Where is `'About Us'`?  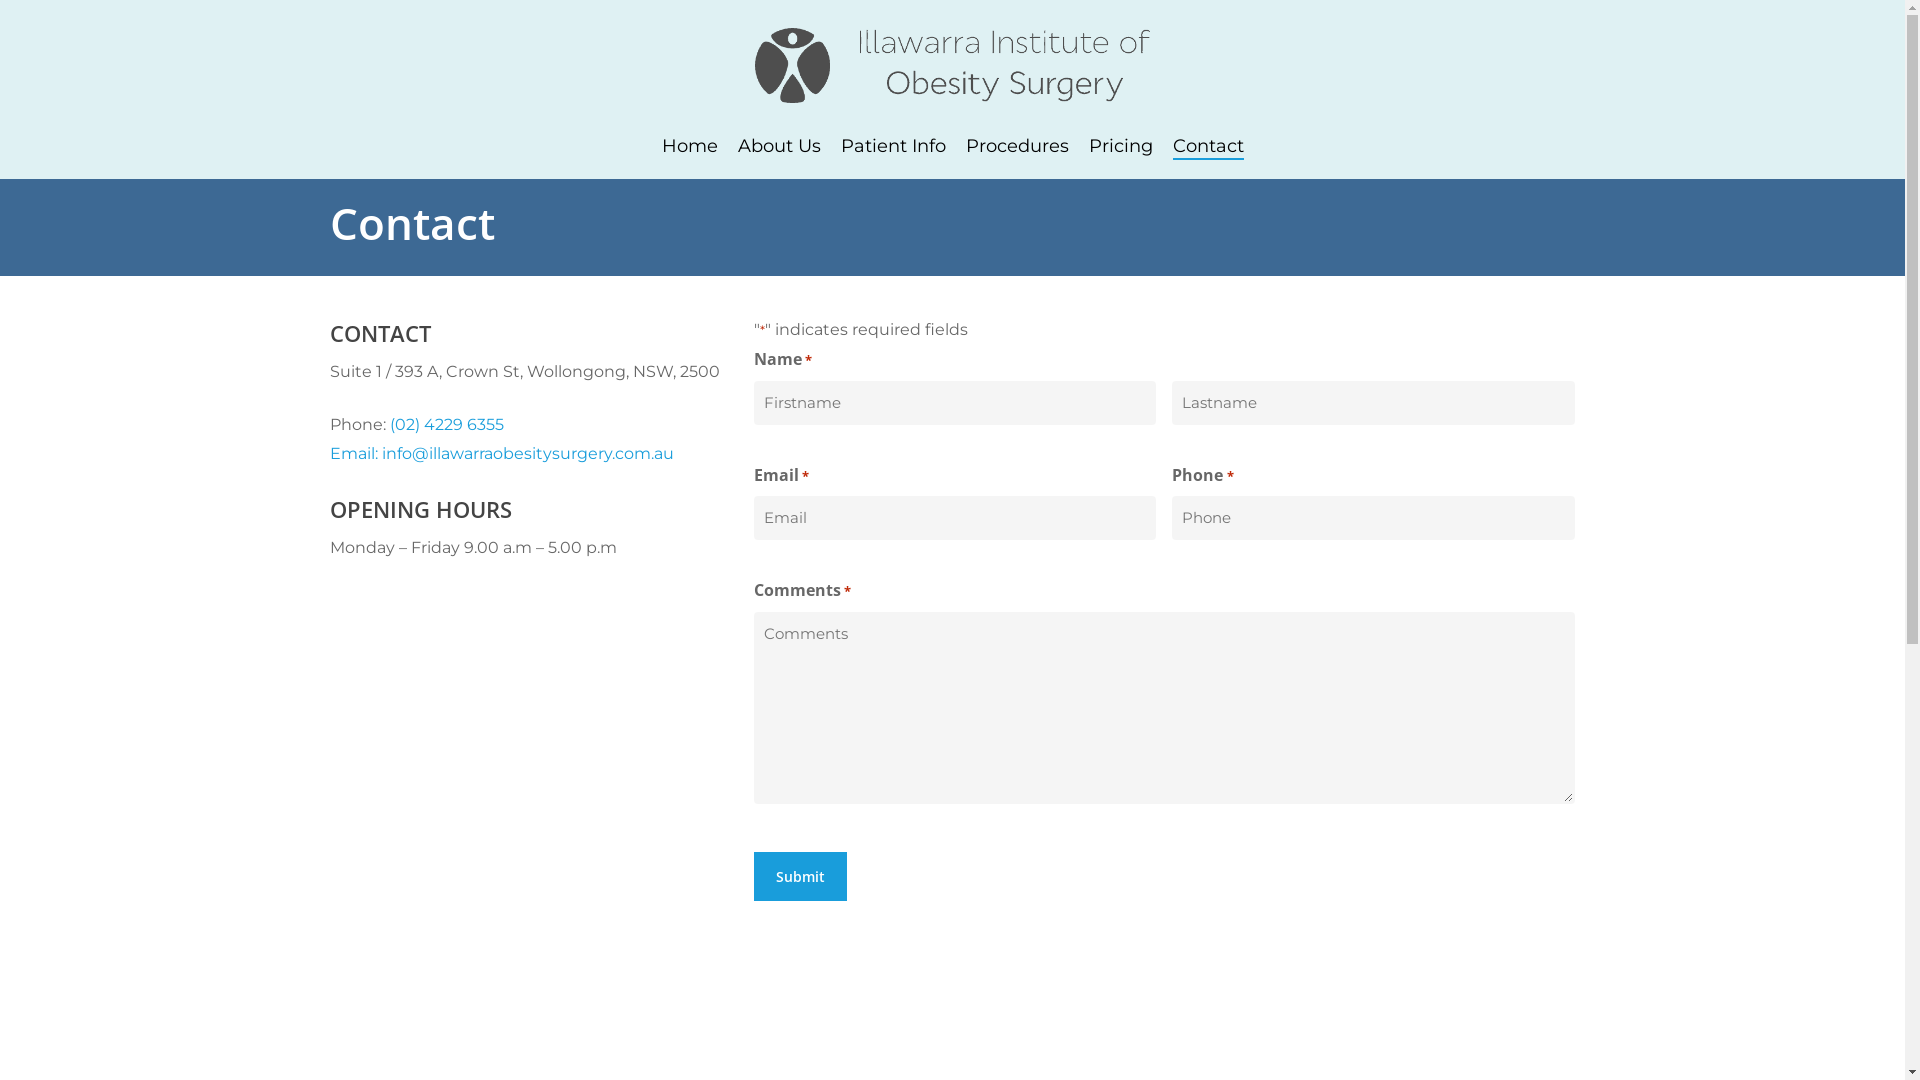 'About Us' is located at coordinates (737, 145).